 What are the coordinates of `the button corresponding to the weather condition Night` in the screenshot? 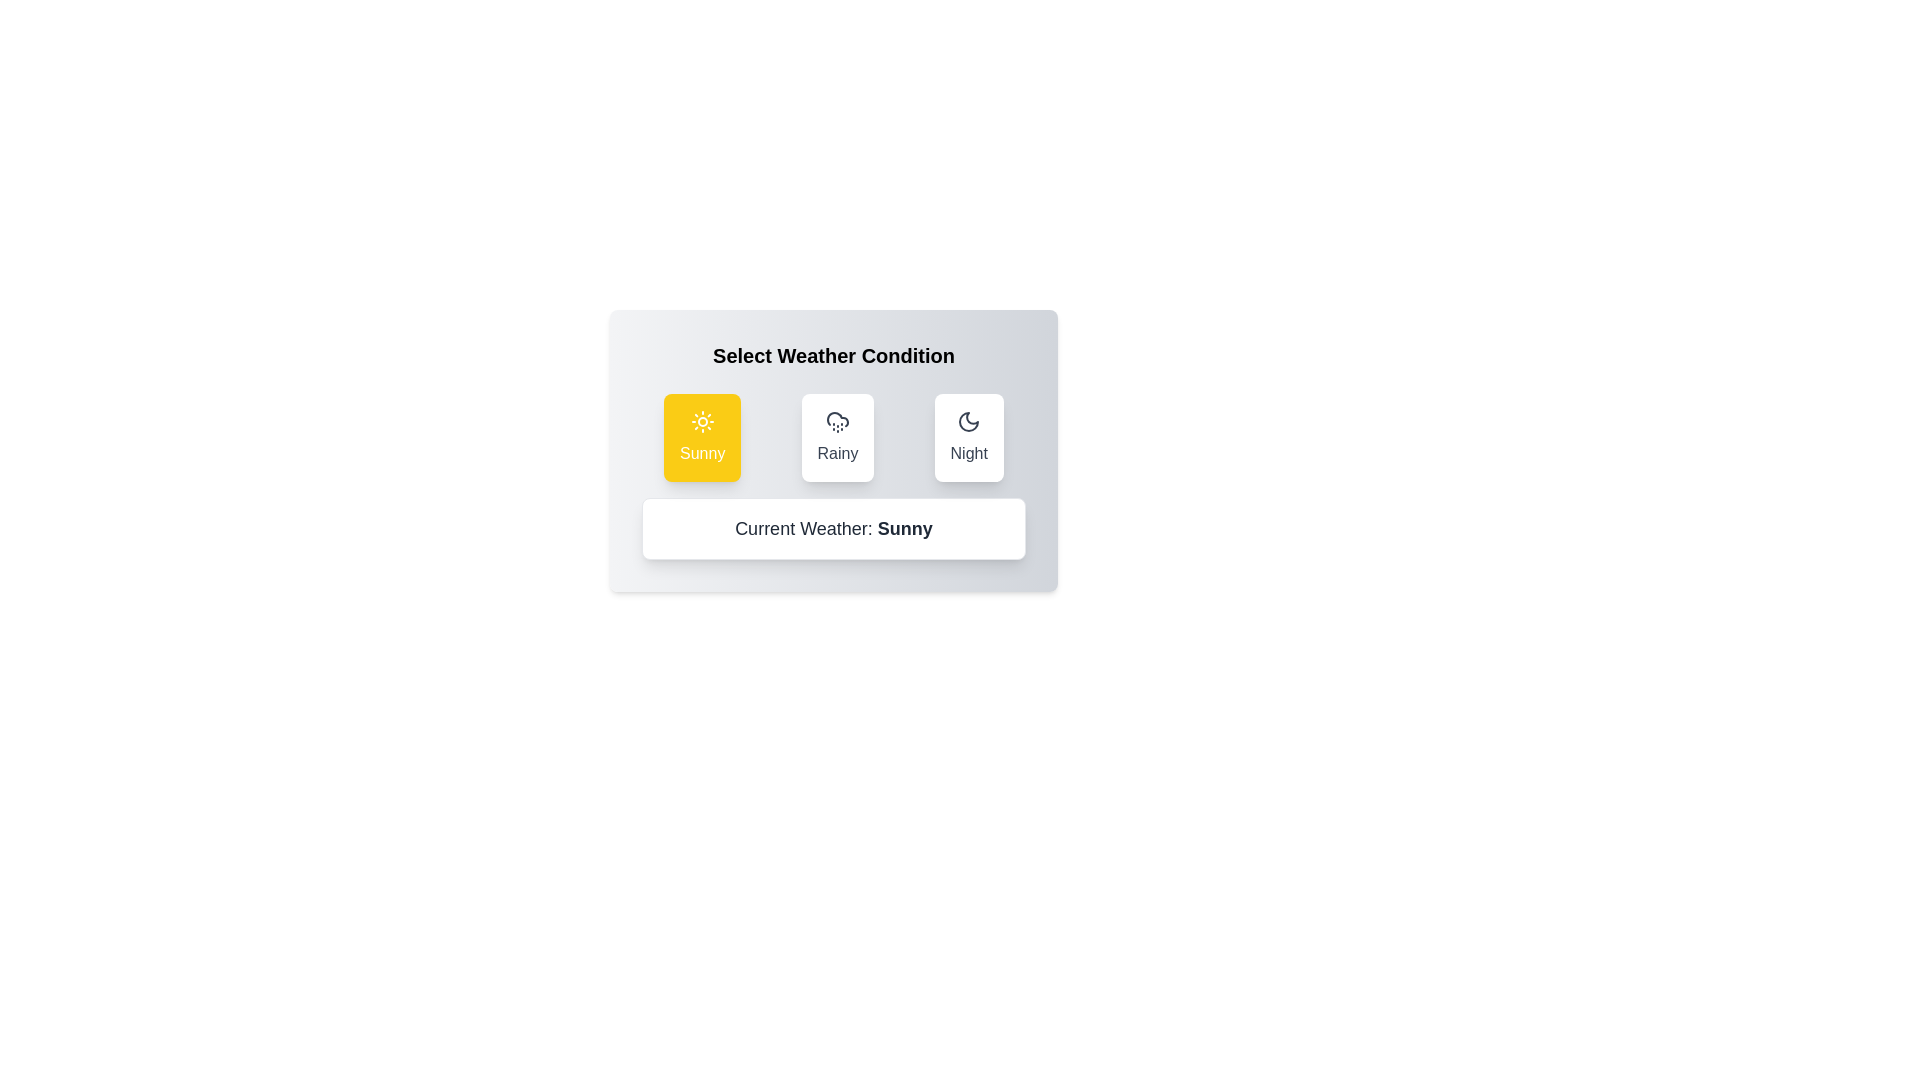 It's located at (969, 437).